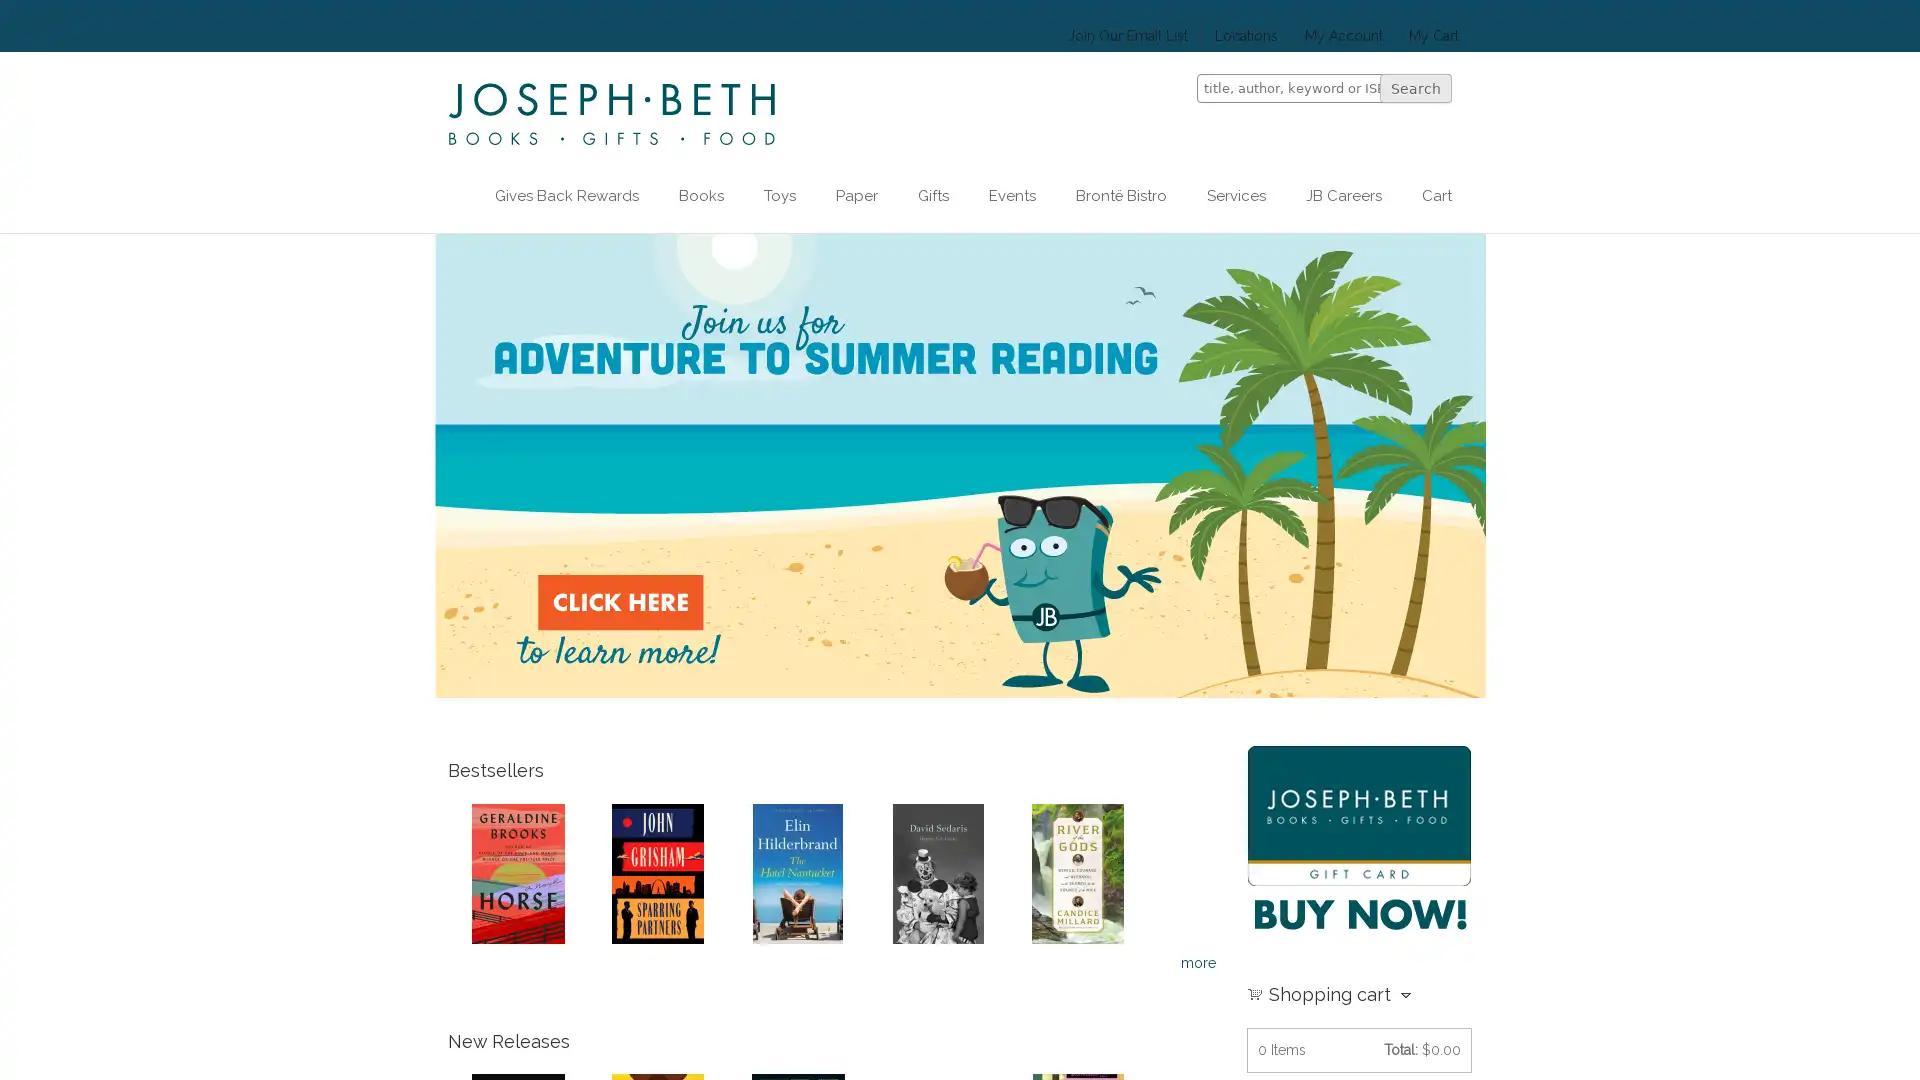 The height and width of the screenshot is (1080, 1920). I want to click on Search, so click(1415, 87).